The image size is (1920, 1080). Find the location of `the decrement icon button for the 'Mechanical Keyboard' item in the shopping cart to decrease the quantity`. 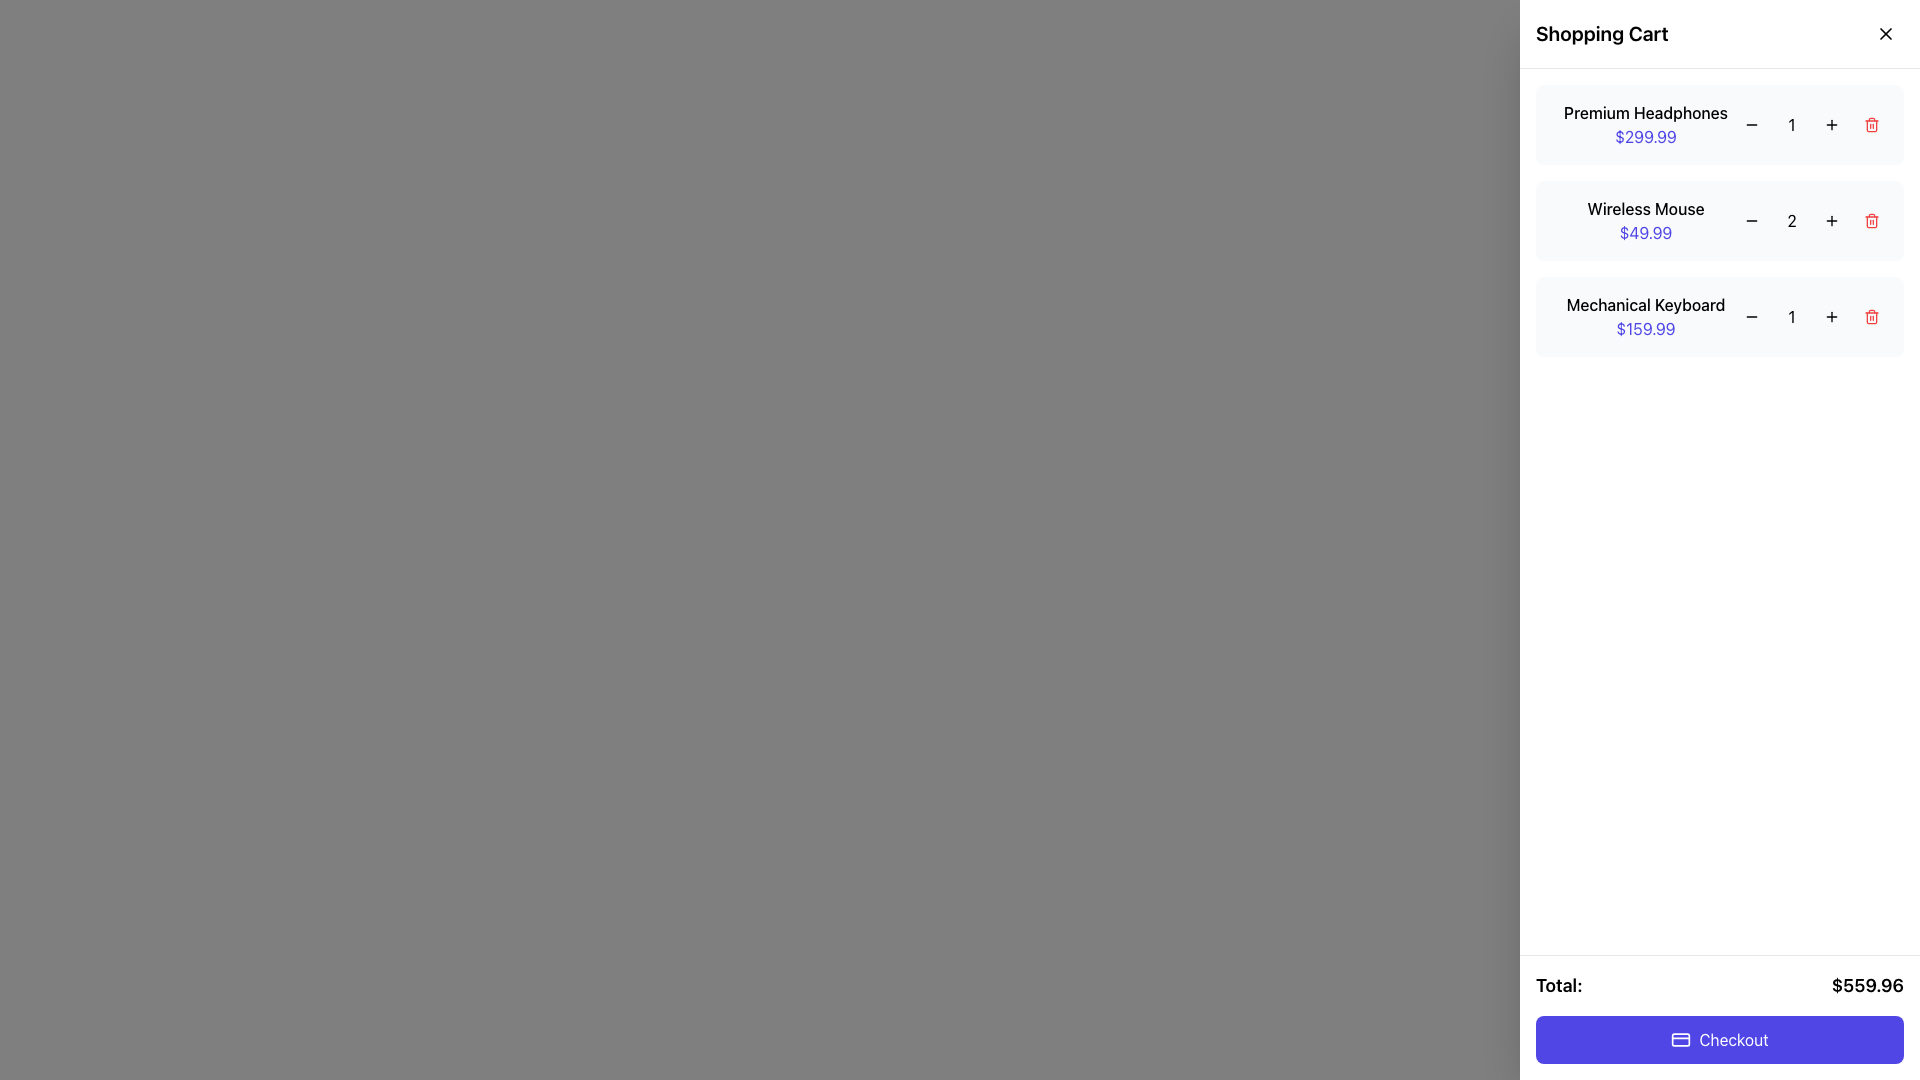

the decrement icon button for the 'Mechanical Keyboard' item in the shopping cart to decrease the quantity is located at coordinates (1751, 315).